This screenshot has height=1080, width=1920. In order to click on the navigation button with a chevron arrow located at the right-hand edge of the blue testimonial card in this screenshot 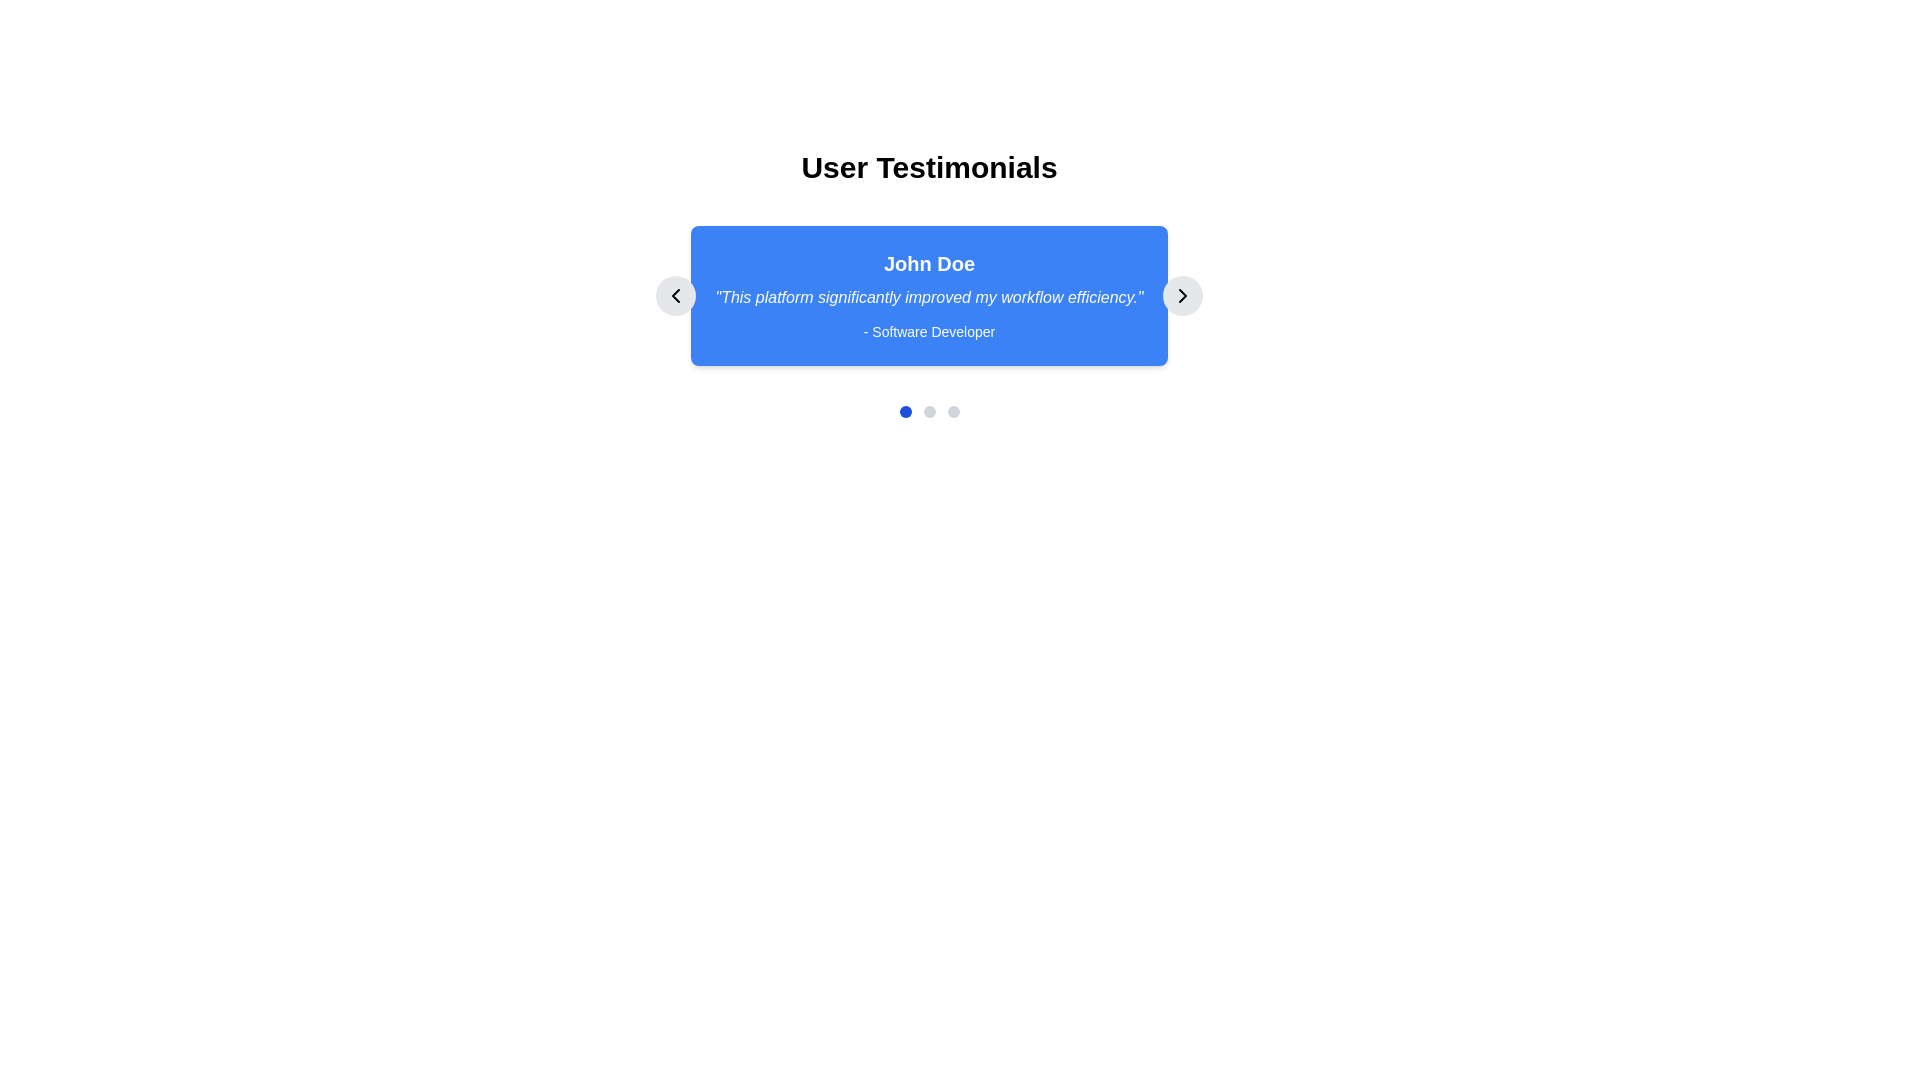, I will do `click(1182, 296)`.